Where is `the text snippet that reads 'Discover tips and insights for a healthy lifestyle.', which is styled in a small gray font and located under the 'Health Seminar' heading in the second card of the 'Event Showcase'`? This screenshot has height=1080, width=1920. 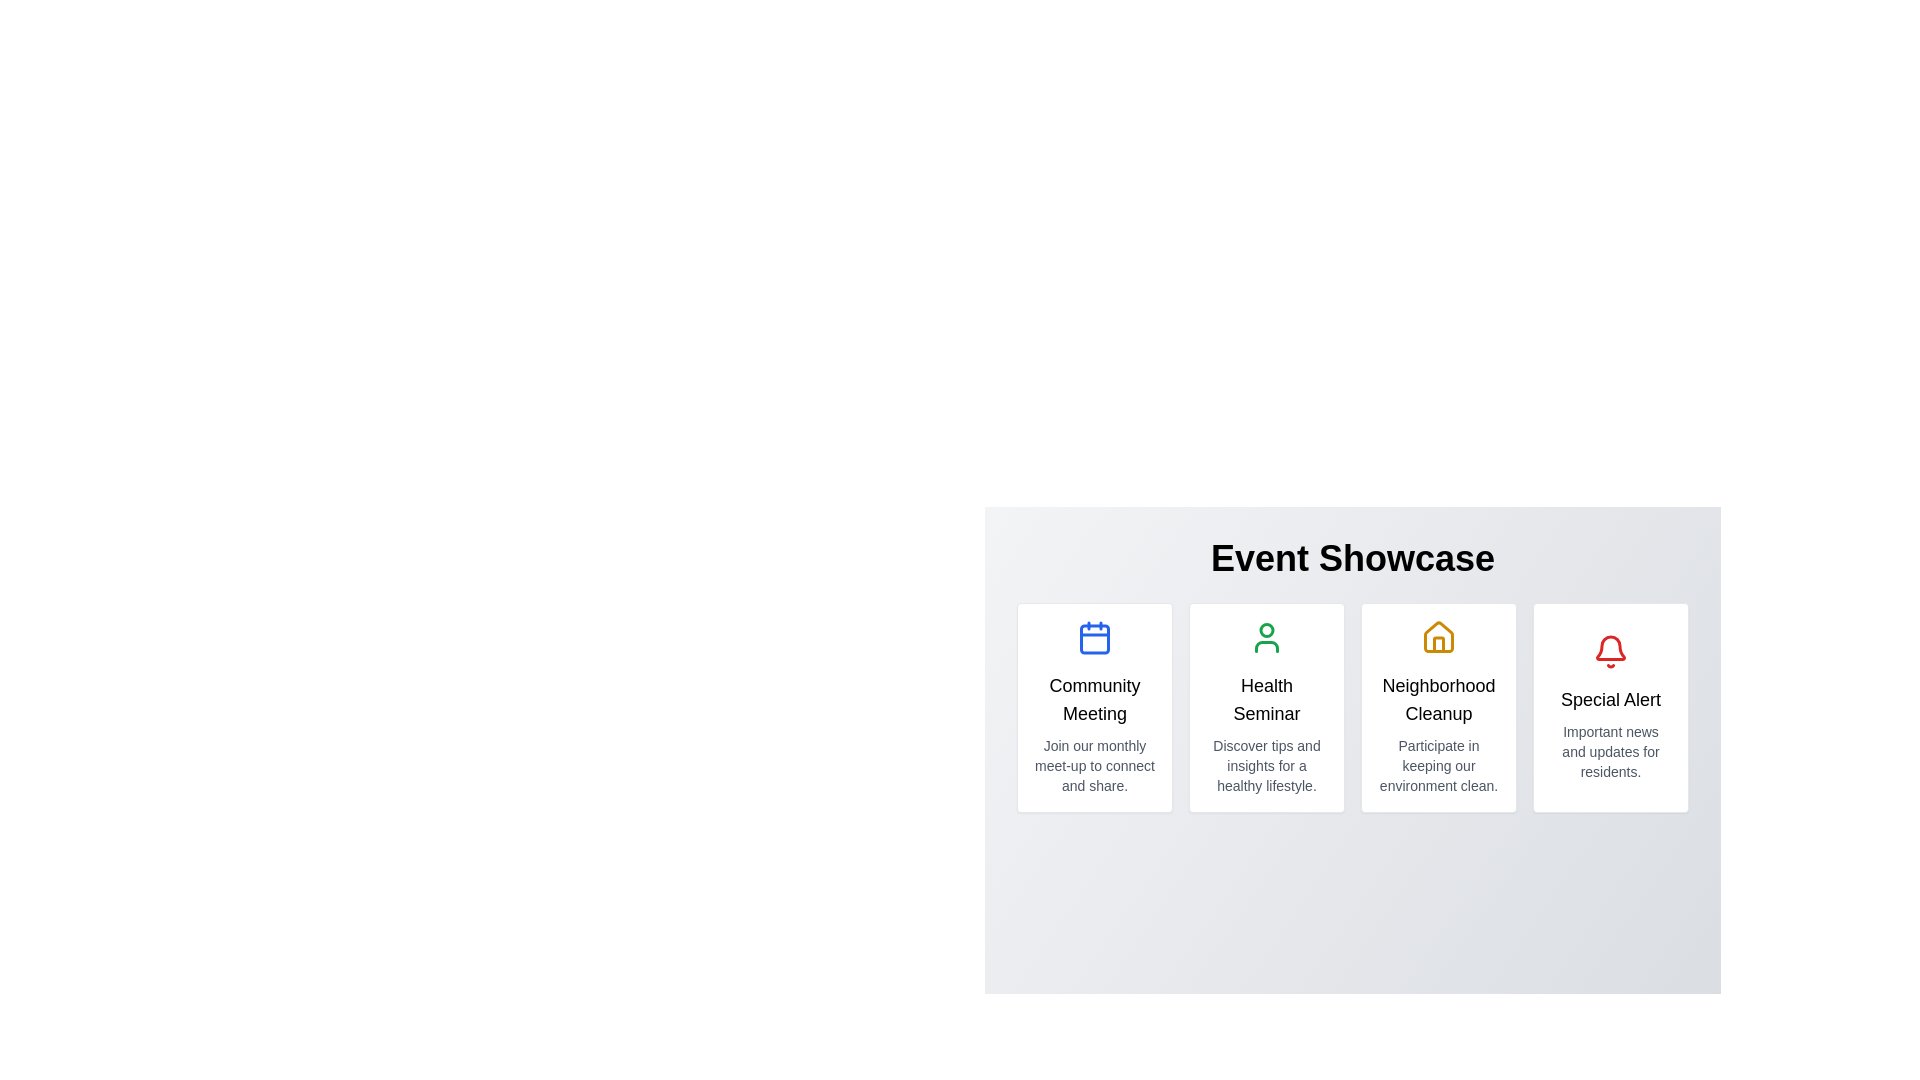 the text snippet that reads 'Discover tips and insights for a healthy lifestyle.', which is styled in a small gray font and located under the 'Health Seminar' heading in the second card of the 'Event Showcase' is located at coordinates (1266, 765).